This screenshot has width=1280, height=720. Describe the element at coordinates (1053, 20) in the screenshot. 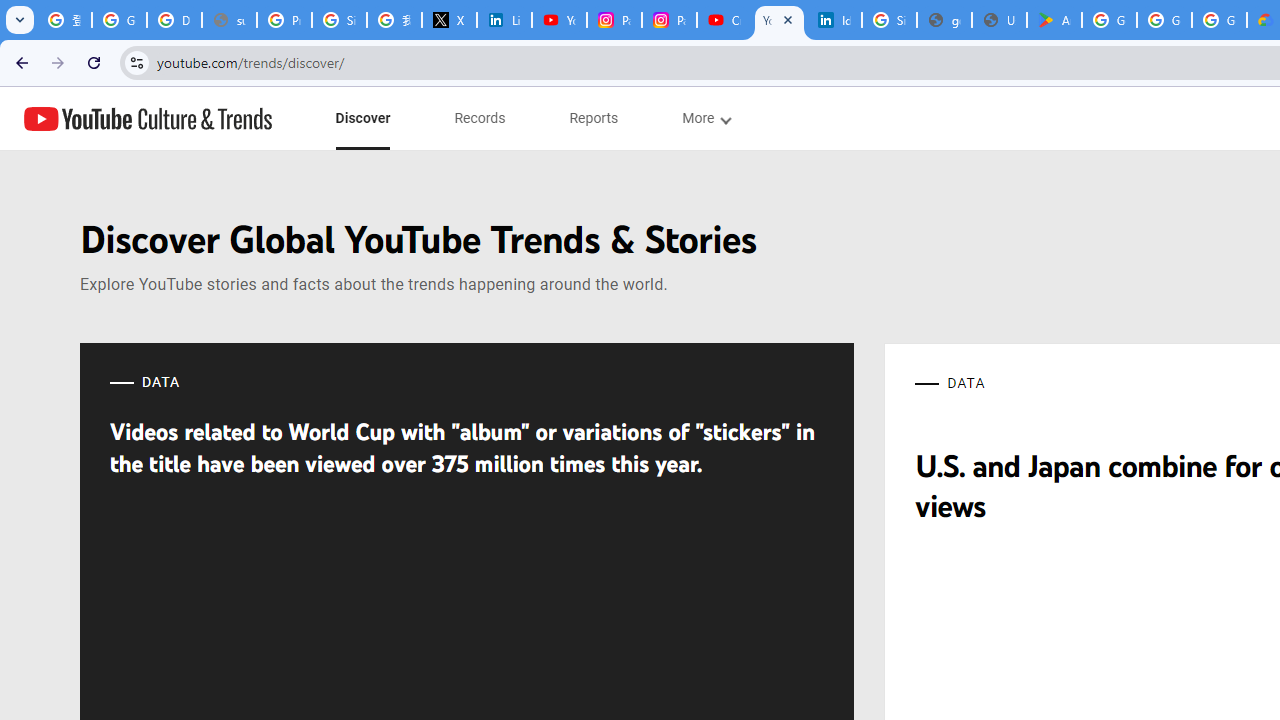

I see `'Android Apps on Google Play'` at that location.